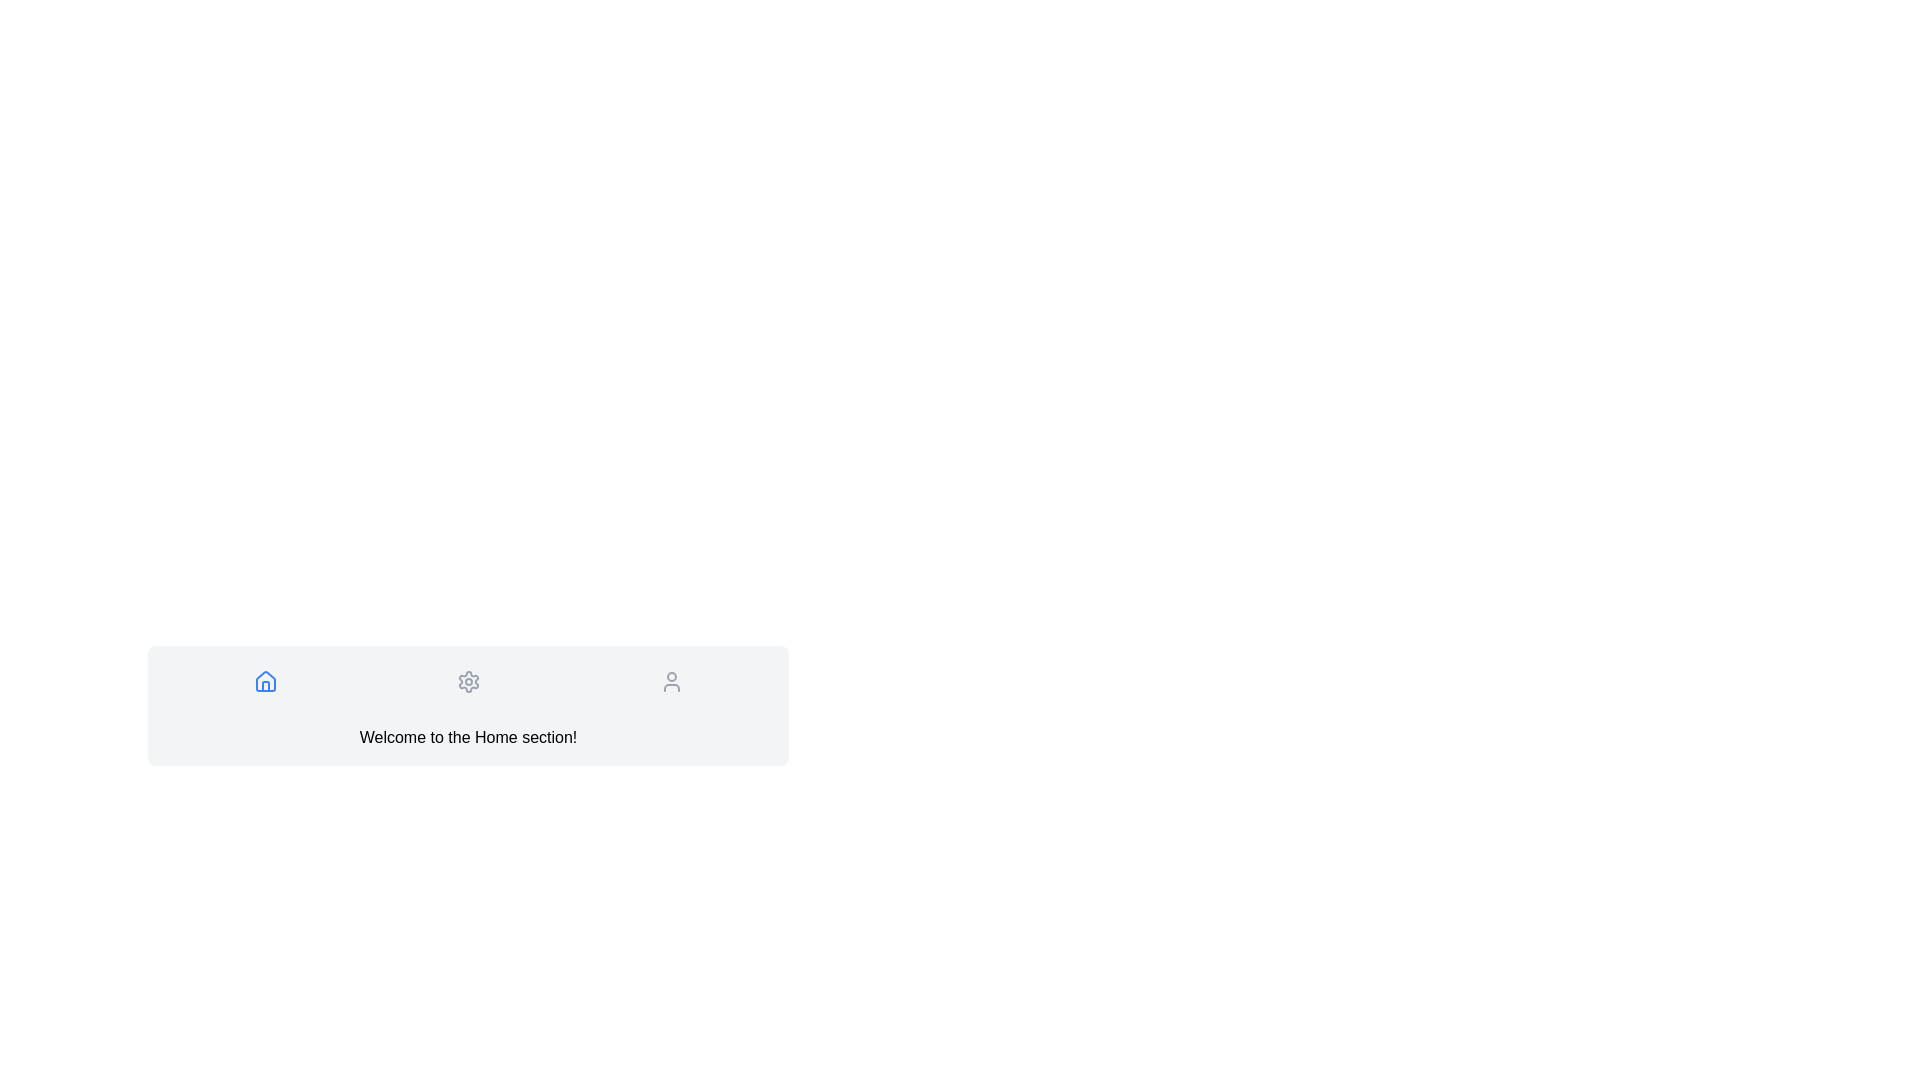 The width and height of the screenshot is (1920, 1080). Describe the element at coordinates (467, 681) in the screenshot. I see `the gear icon button in the center of the navigation bar, which is styled with a gray outline and indicates settings or configuration features` at that location.